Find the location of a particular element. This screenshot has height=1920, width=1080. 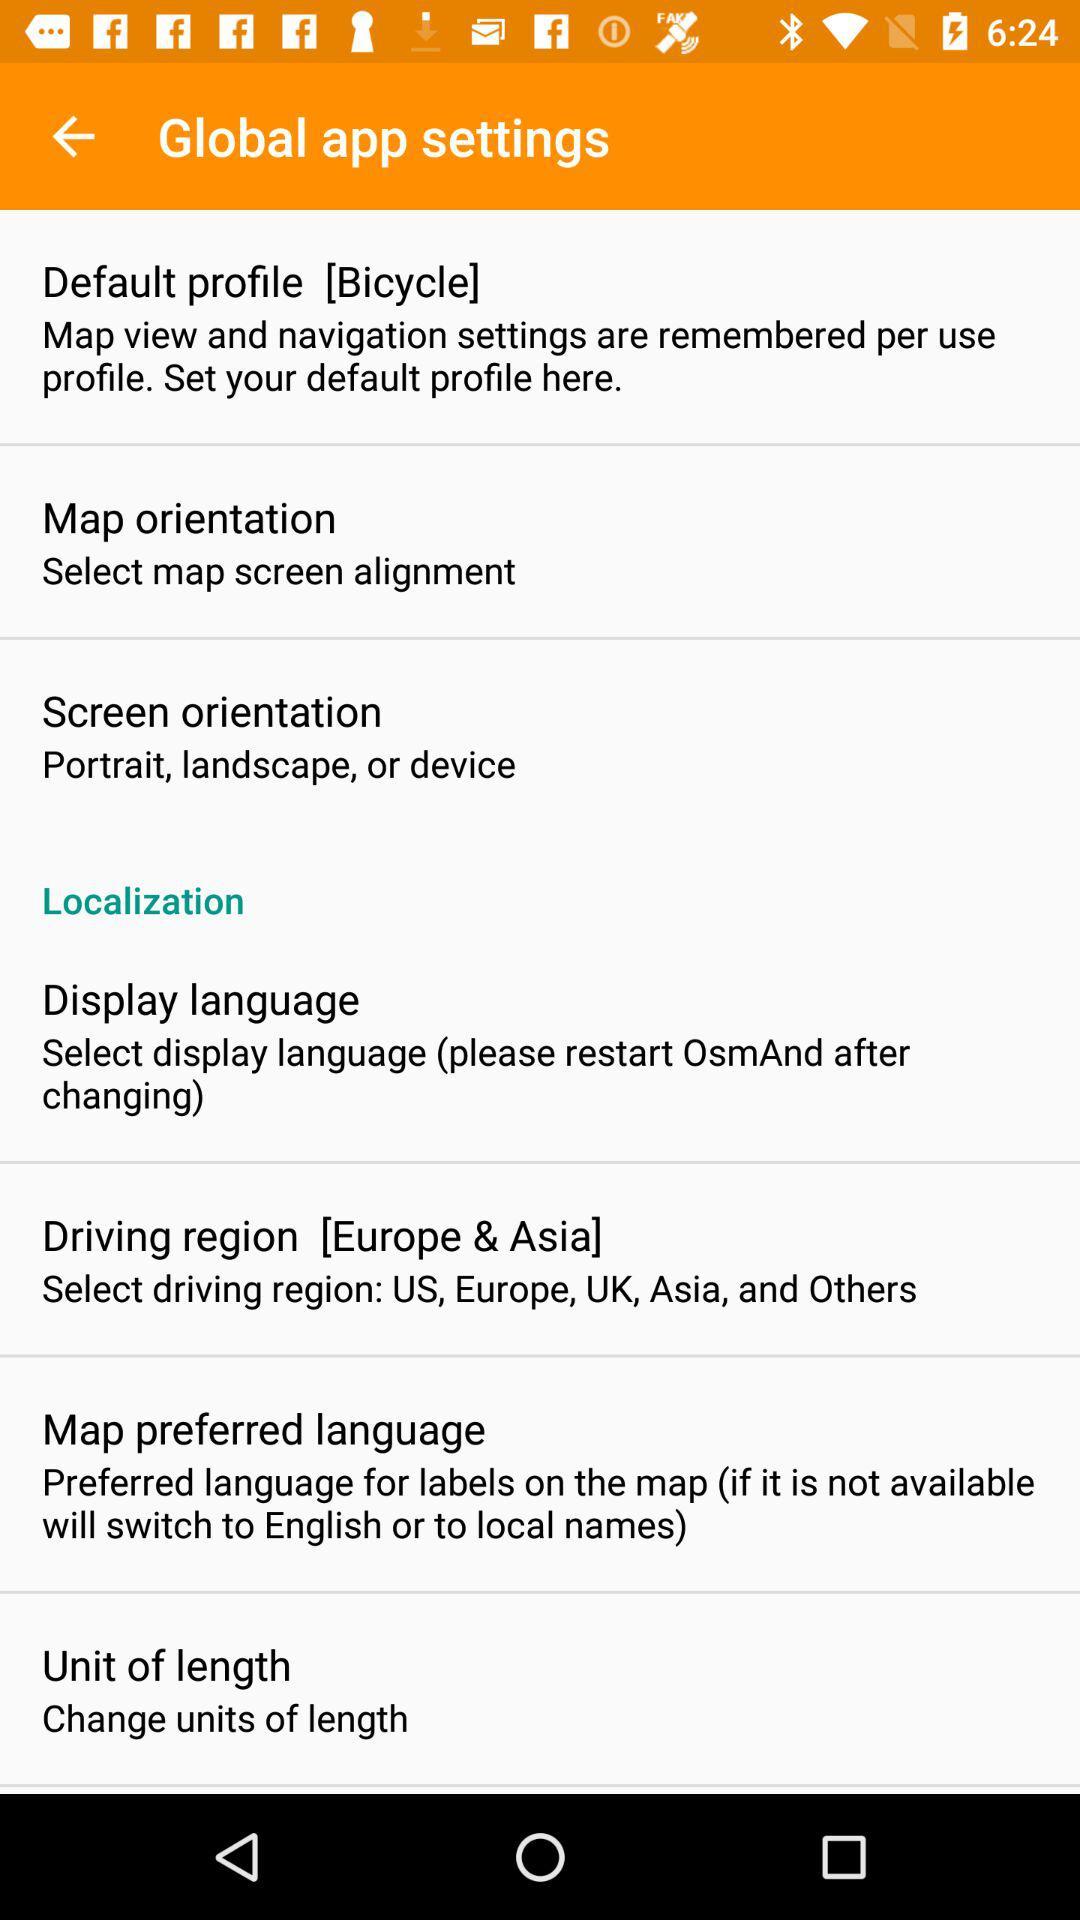

icon below map view and item is located at coordinates (189, 516).